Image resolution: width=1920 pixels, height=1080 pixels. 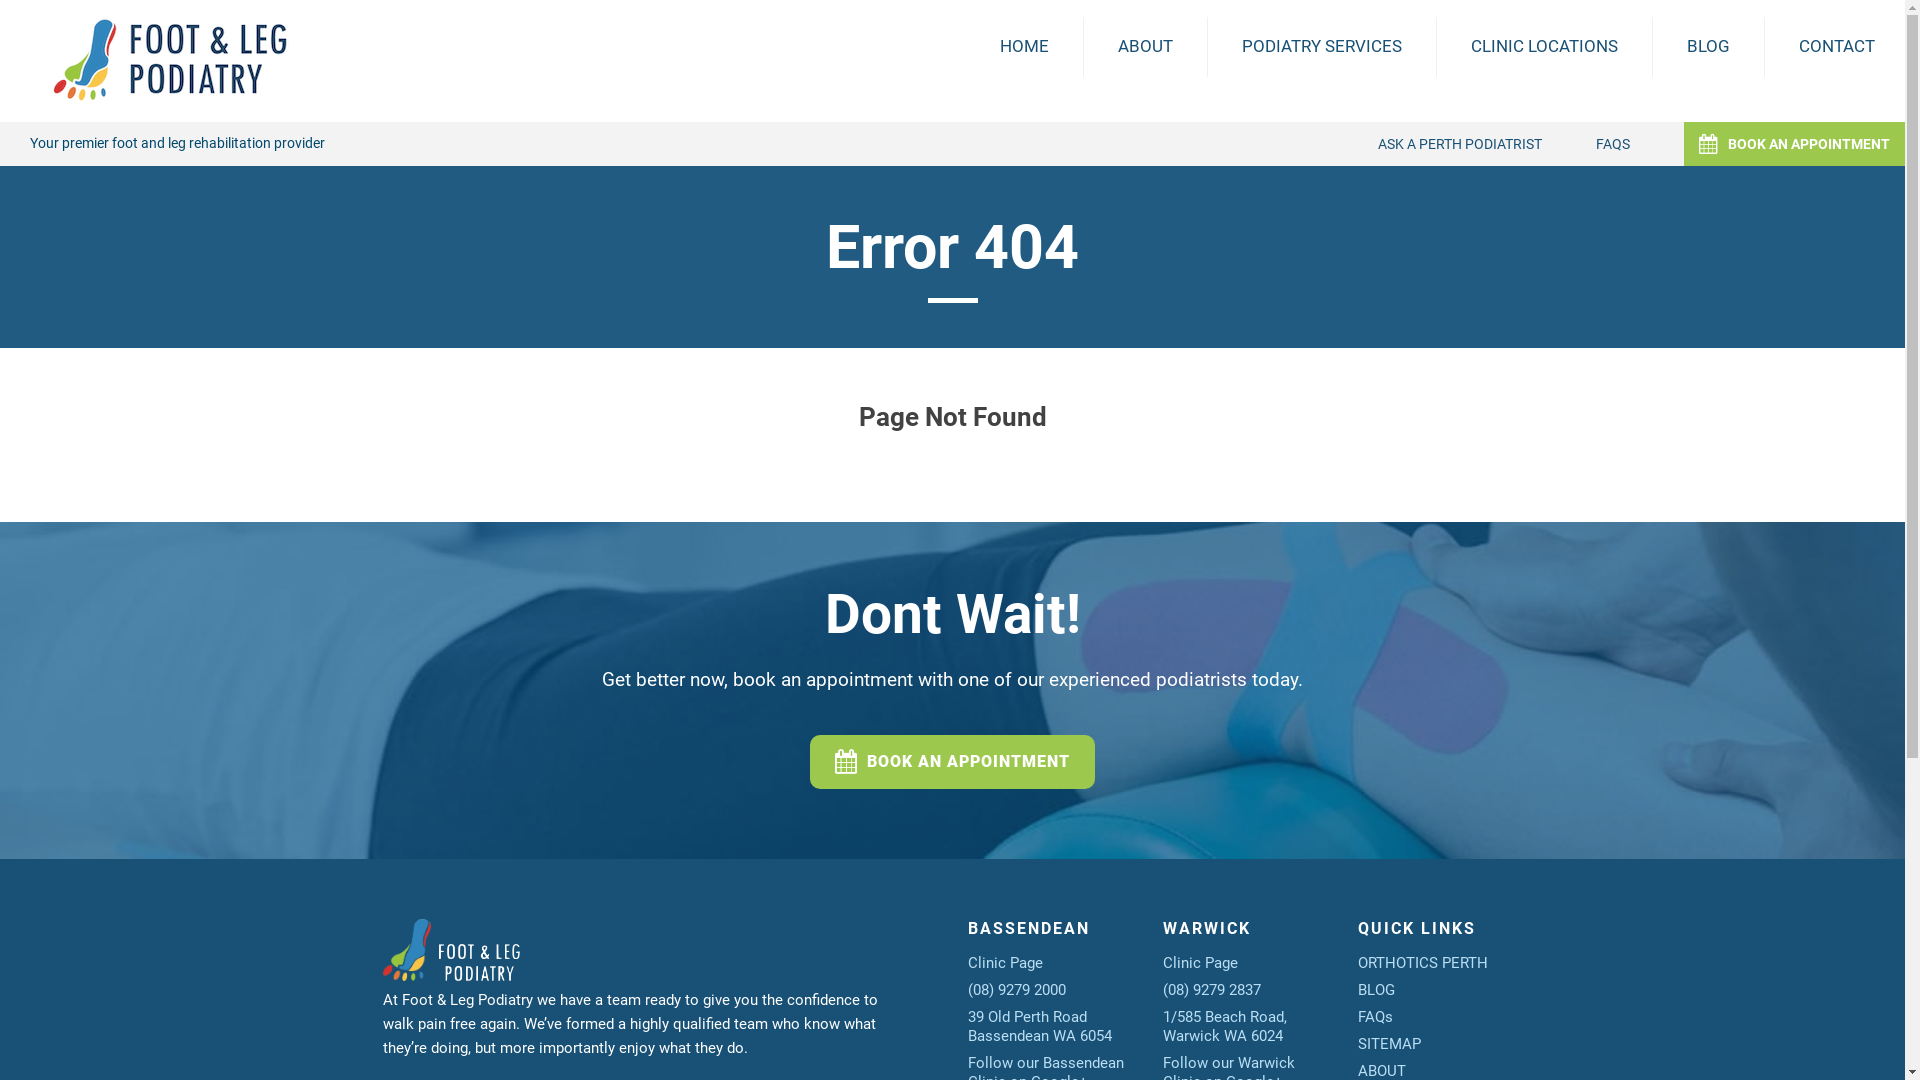 What do you see at coordinates (1374, 1017) in the screenshot?
I see `'FAQs'` at bounding box center [1374, 1017].